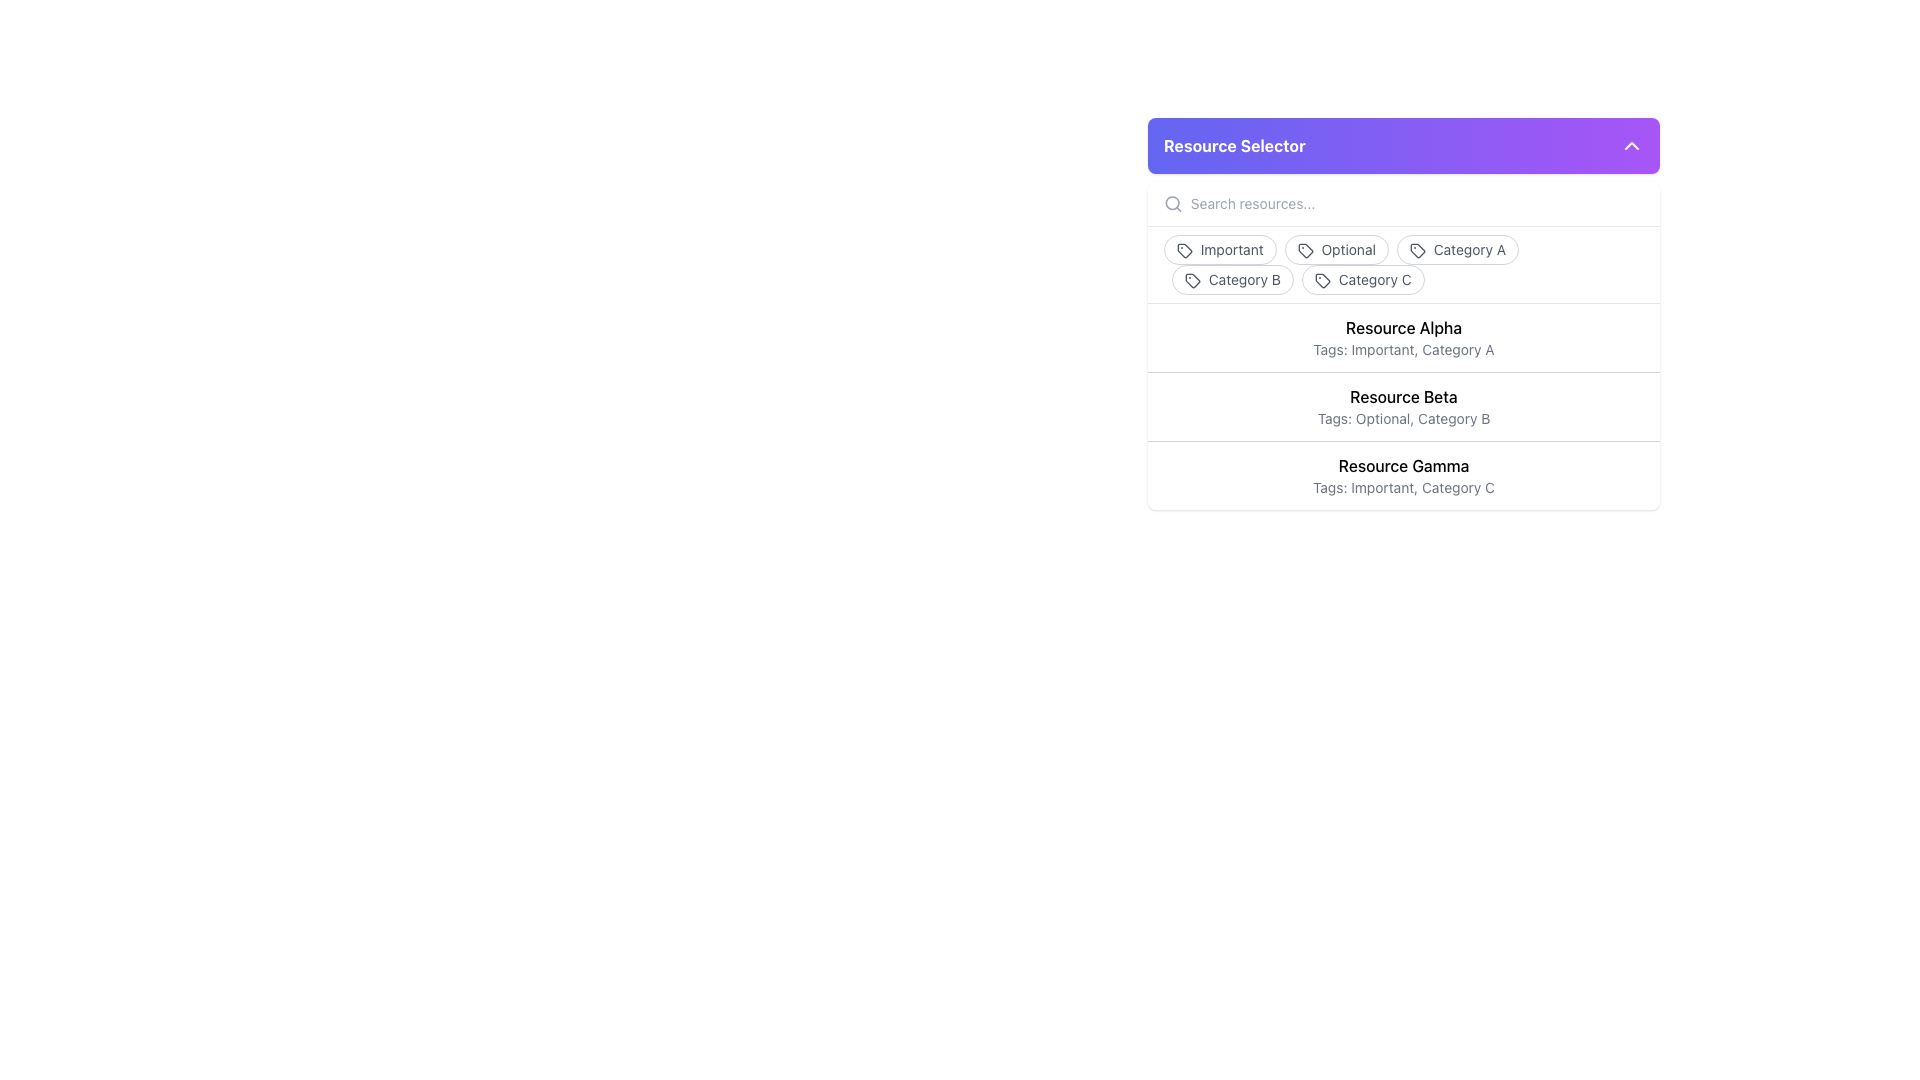  Describe the element at coordinates (1402, 418) in the screenshot. I see `the text label reading 'Tags: Optional, Category B', which is styled in a small gray font and located directly below the bold title 'Resource Beta'` at that location.